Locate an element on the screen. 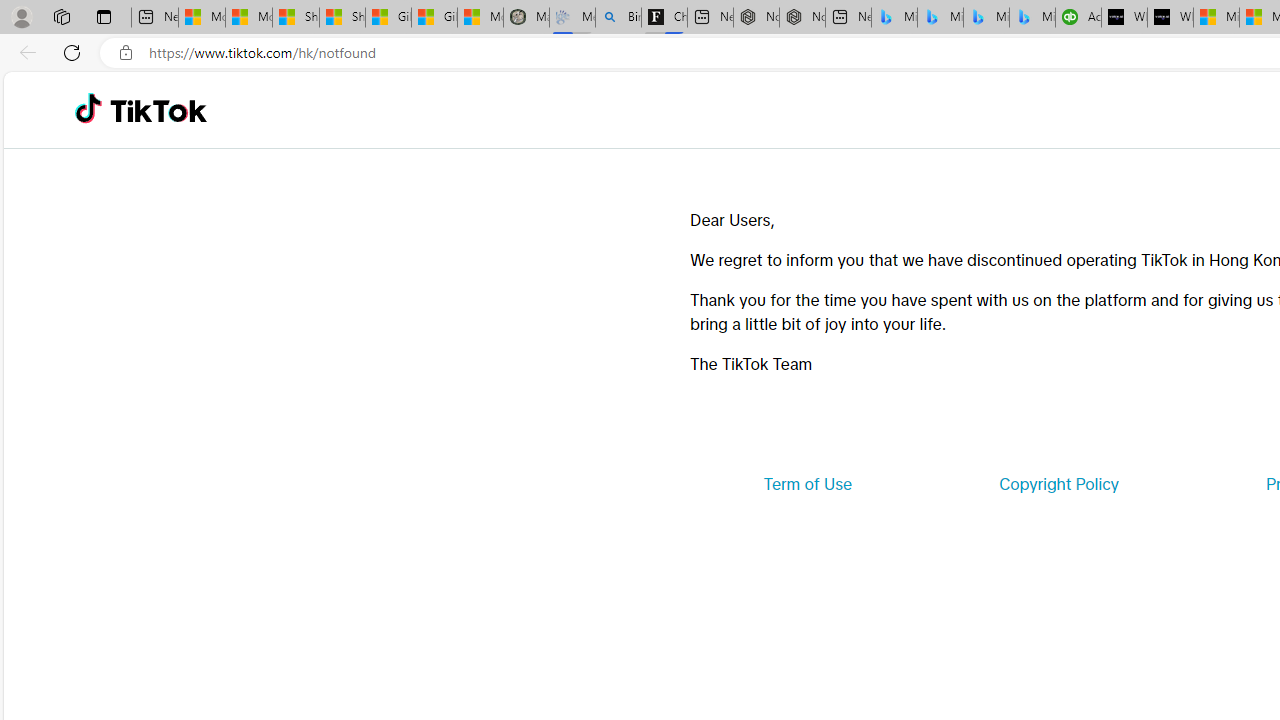 This screenshot has width=1280, height=720. 'Manatee Mortality Statistics | FWC' is located at coordinates (526, 17).